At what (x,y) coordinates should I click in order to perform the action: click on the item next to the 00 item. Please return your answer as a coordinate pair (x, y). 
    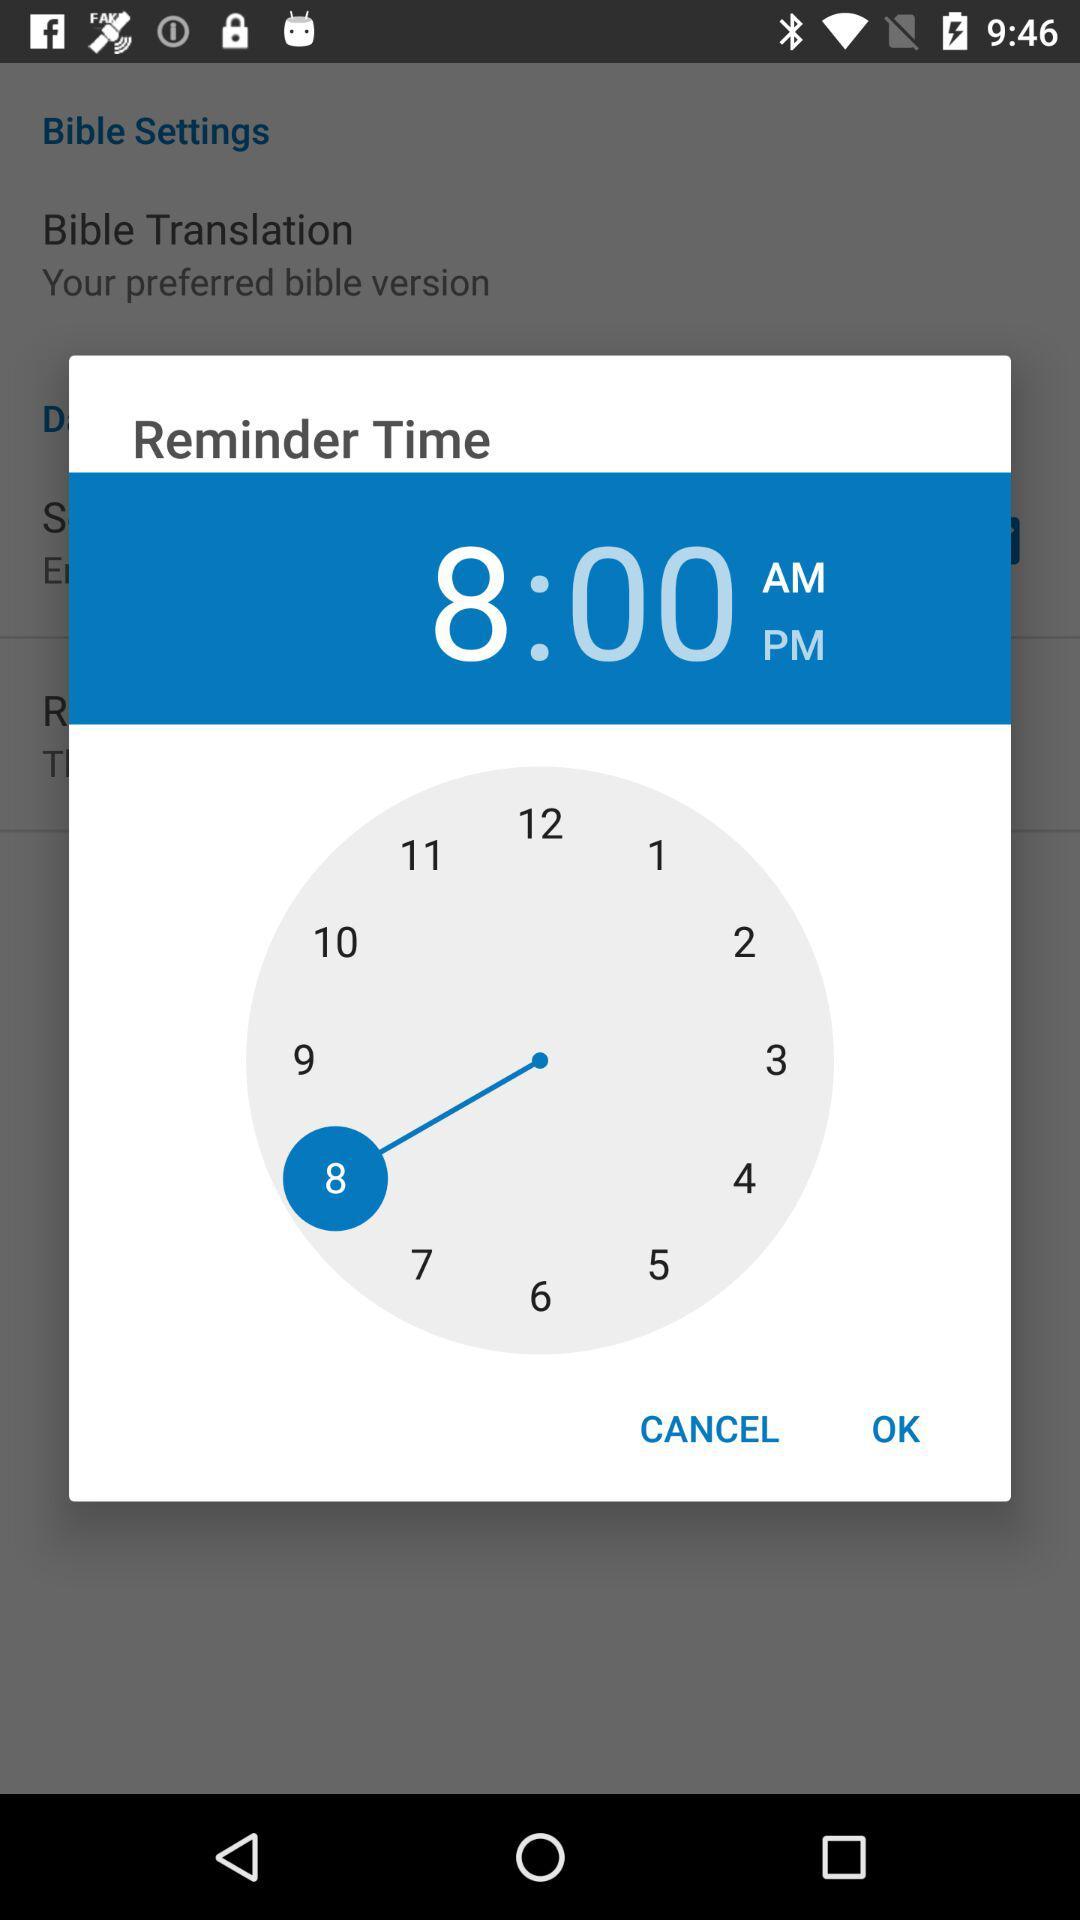
    Looking at the image, I should click on (792, 637).